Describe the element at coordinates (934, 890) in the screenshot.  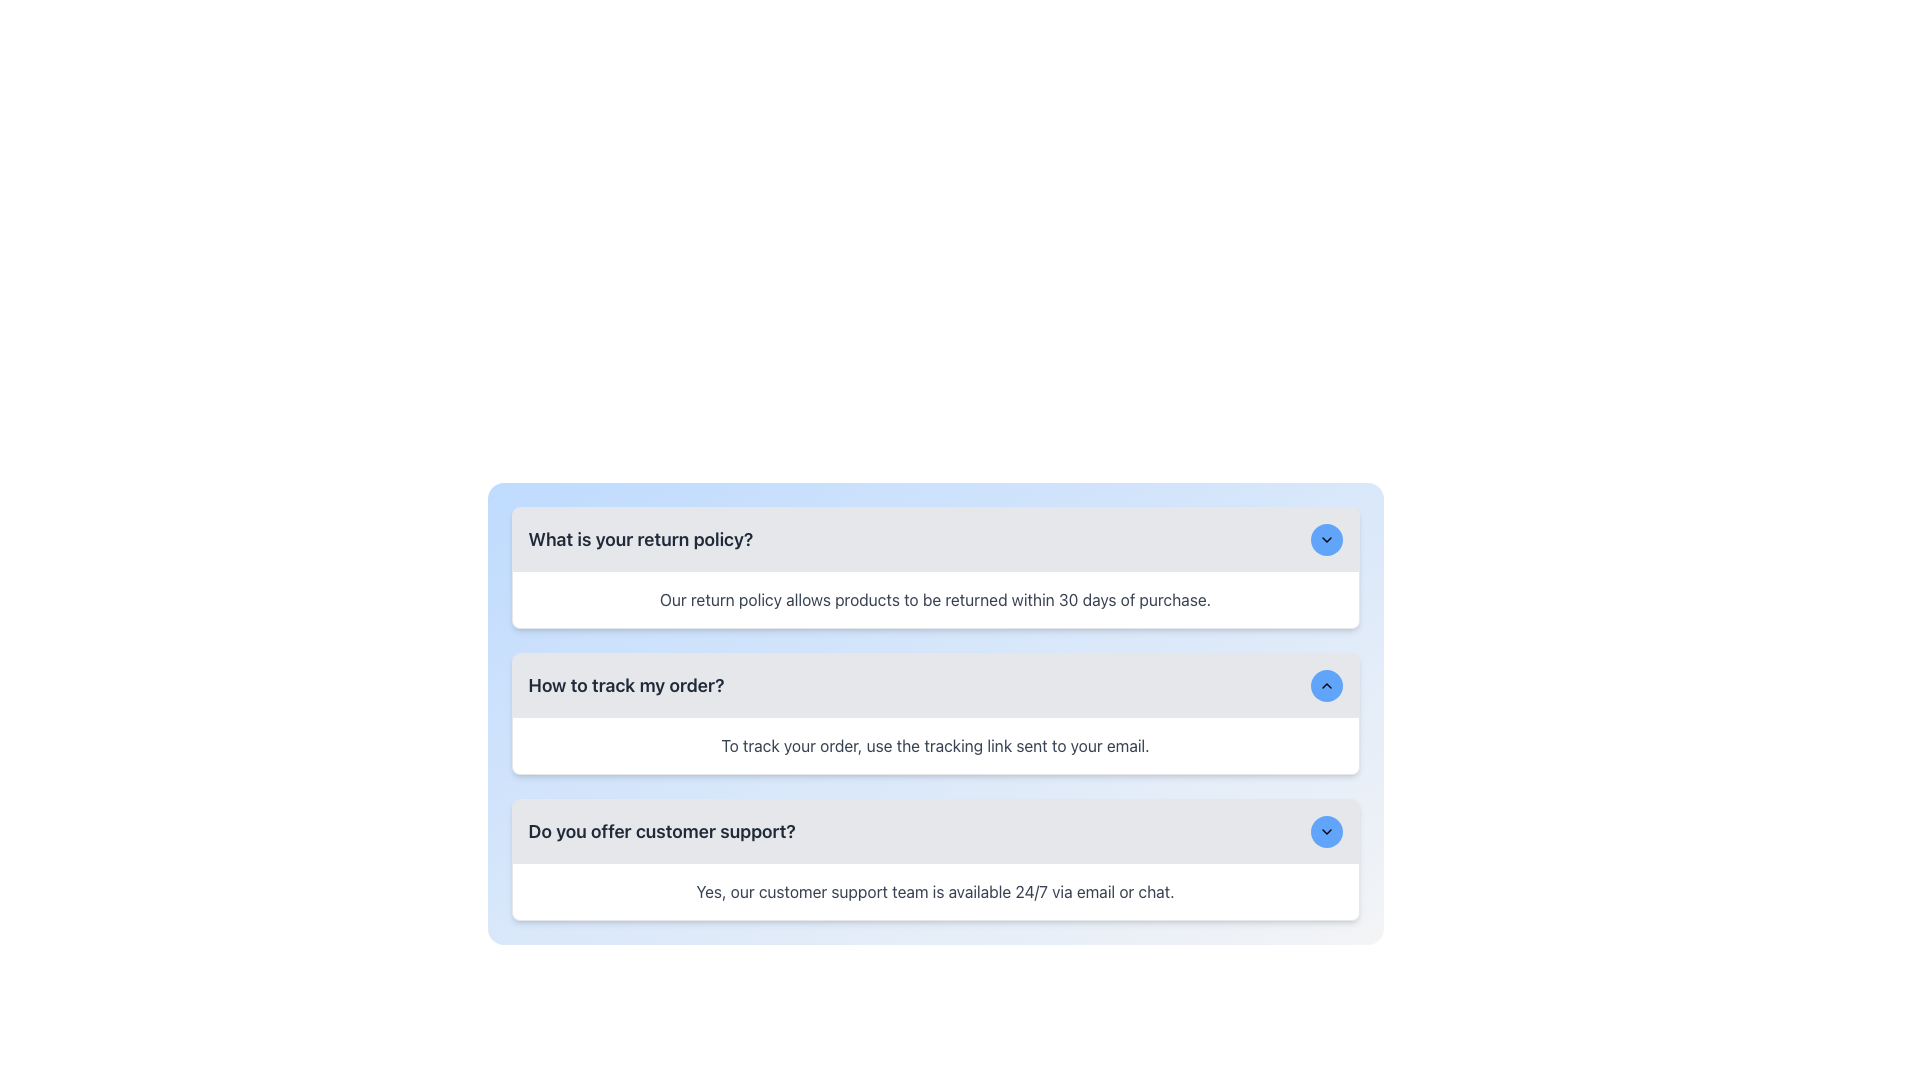
I see `the Text block located at the bottom of the third section in the FAQ interface, which provides the answer to the question regarding customer support availability and channels` at that location.